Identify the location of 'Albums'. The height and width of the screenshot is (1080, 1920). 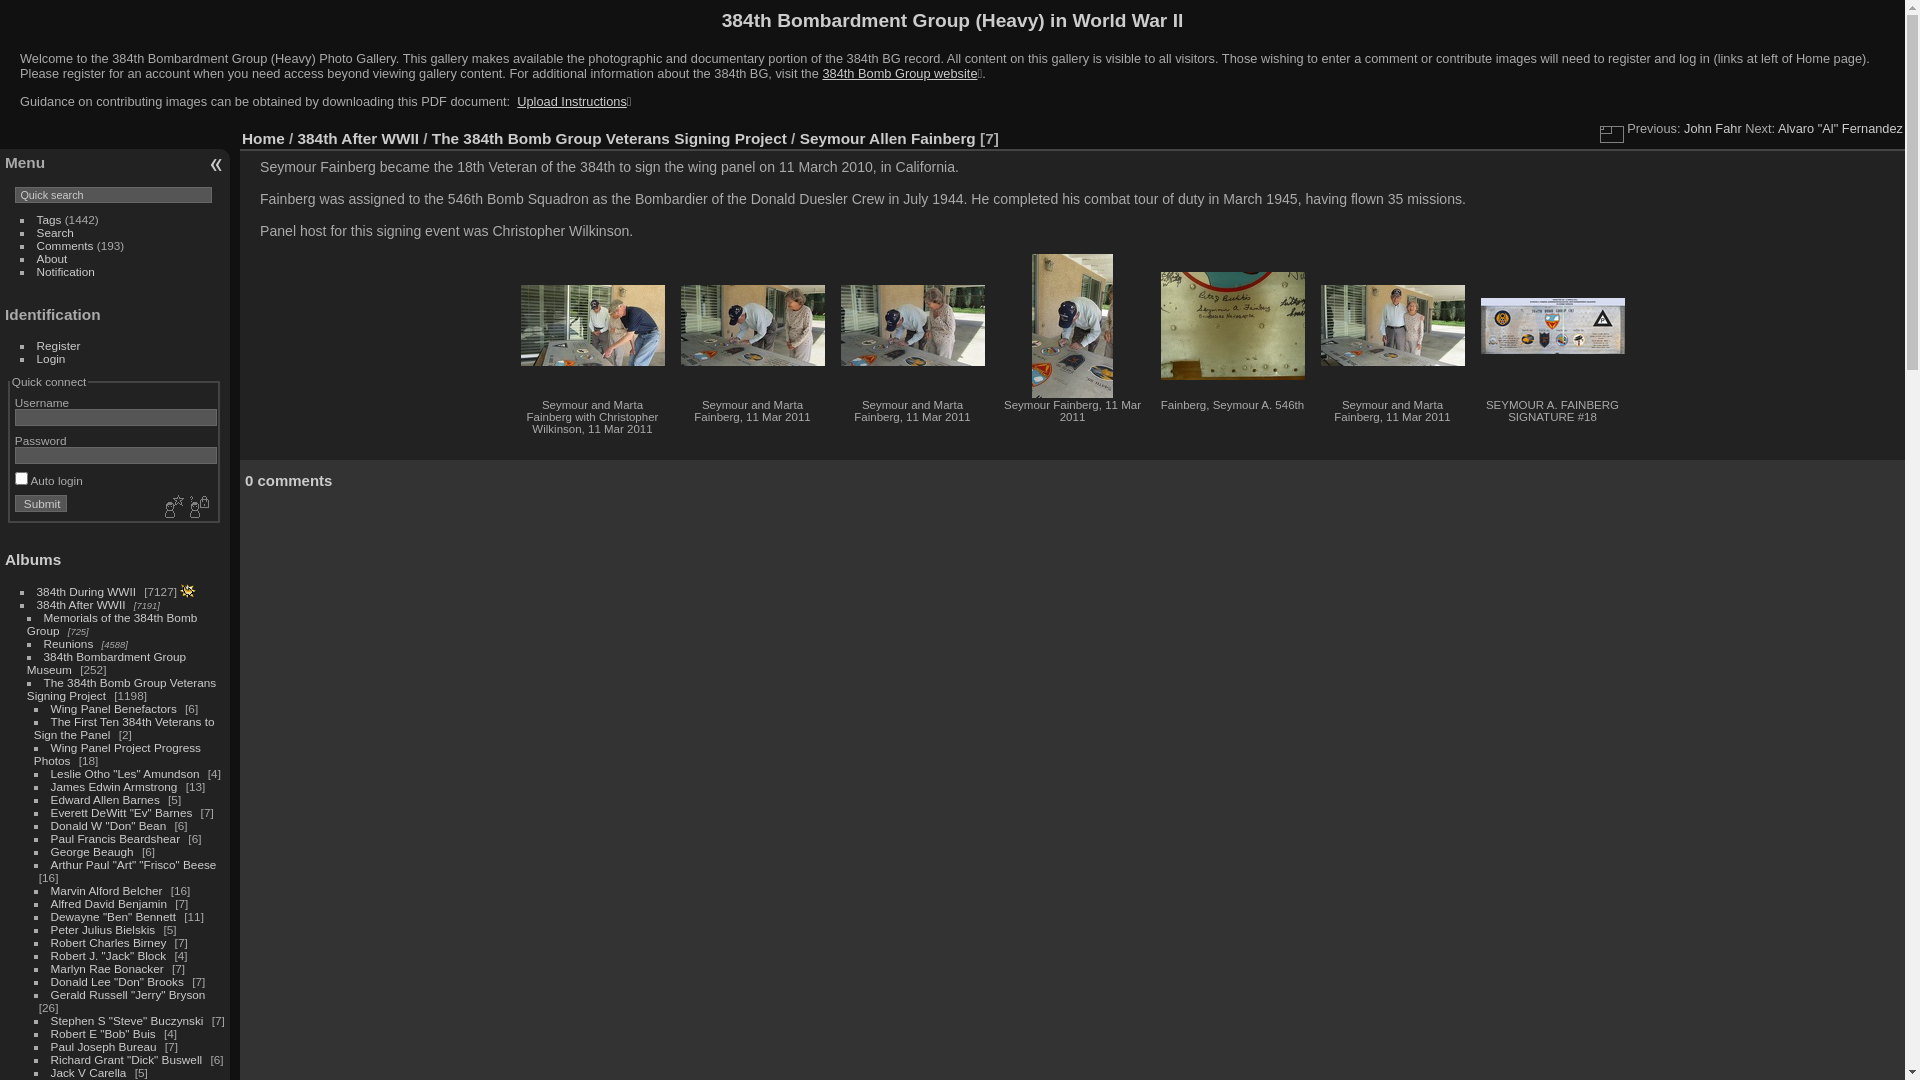
(33, 559).